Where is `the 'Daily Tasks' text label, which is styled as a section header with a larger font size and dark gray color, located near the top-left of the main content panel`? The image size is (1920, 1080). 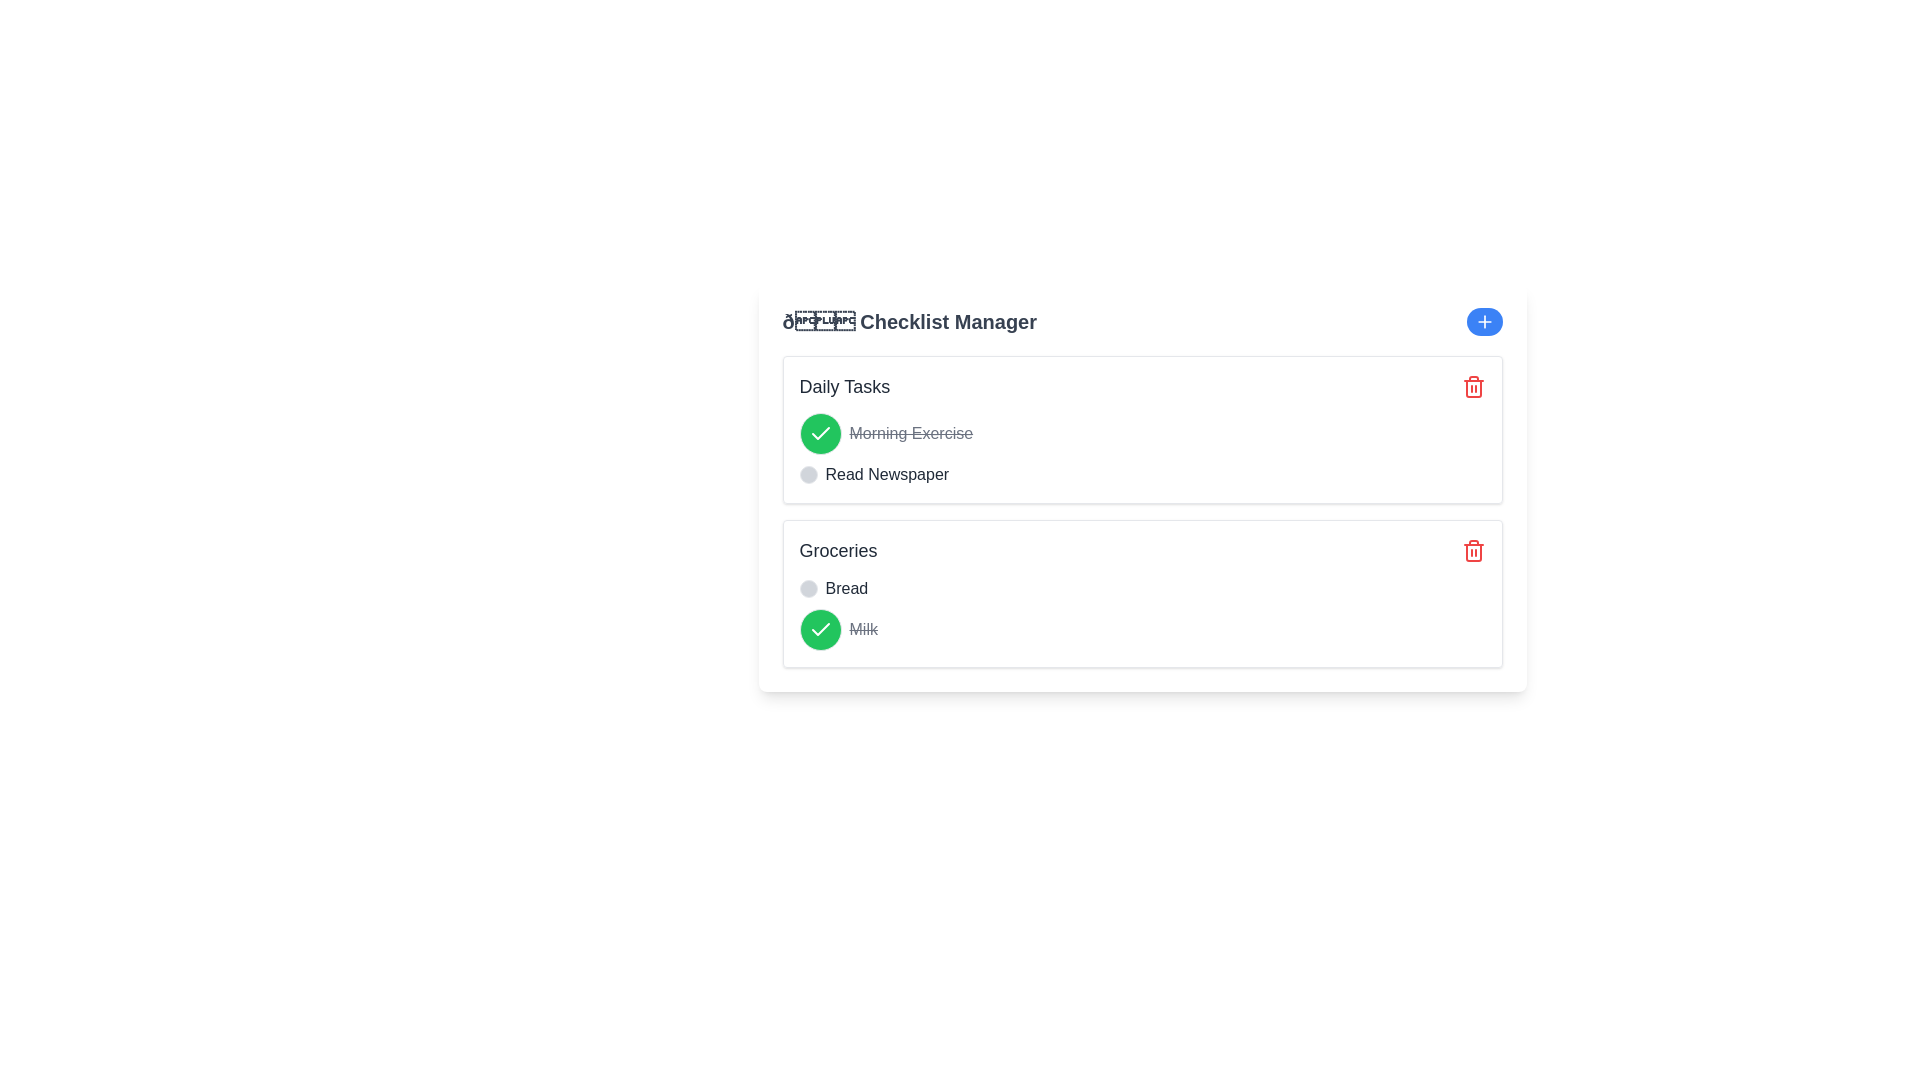
the 'Daily Tasks' text label, which is styled as a section header with a larger font size and dark gray color, located near the top-left of the main content panel is located at coordinates (844, 386).